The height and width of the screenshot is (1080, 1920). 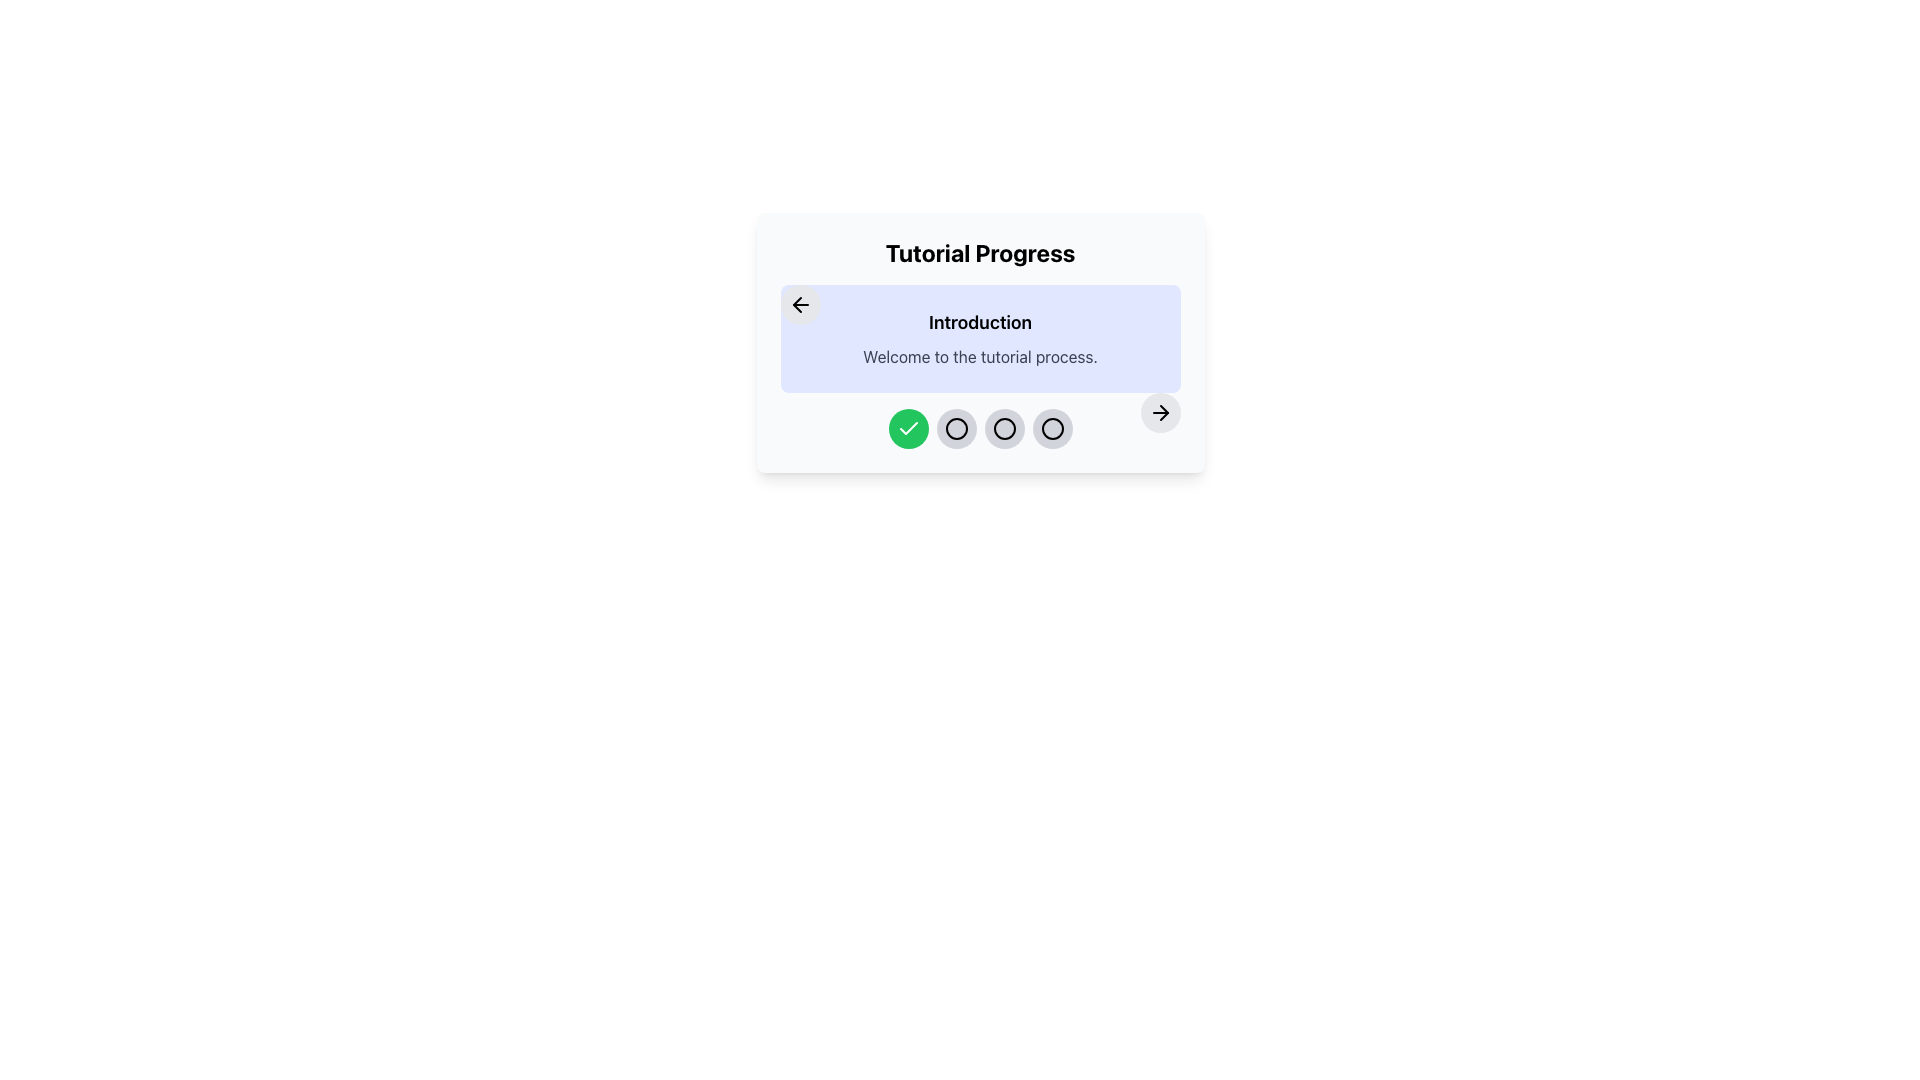 What do you see at coordinates (980, 338) in the screenshot?
I see `text from the Text block with a light blue, rounded rectangular background that contains the bold text 'Introduction' and the smaller text 'Welcome to the tutorial process.'` at bounding box center [980, 338].